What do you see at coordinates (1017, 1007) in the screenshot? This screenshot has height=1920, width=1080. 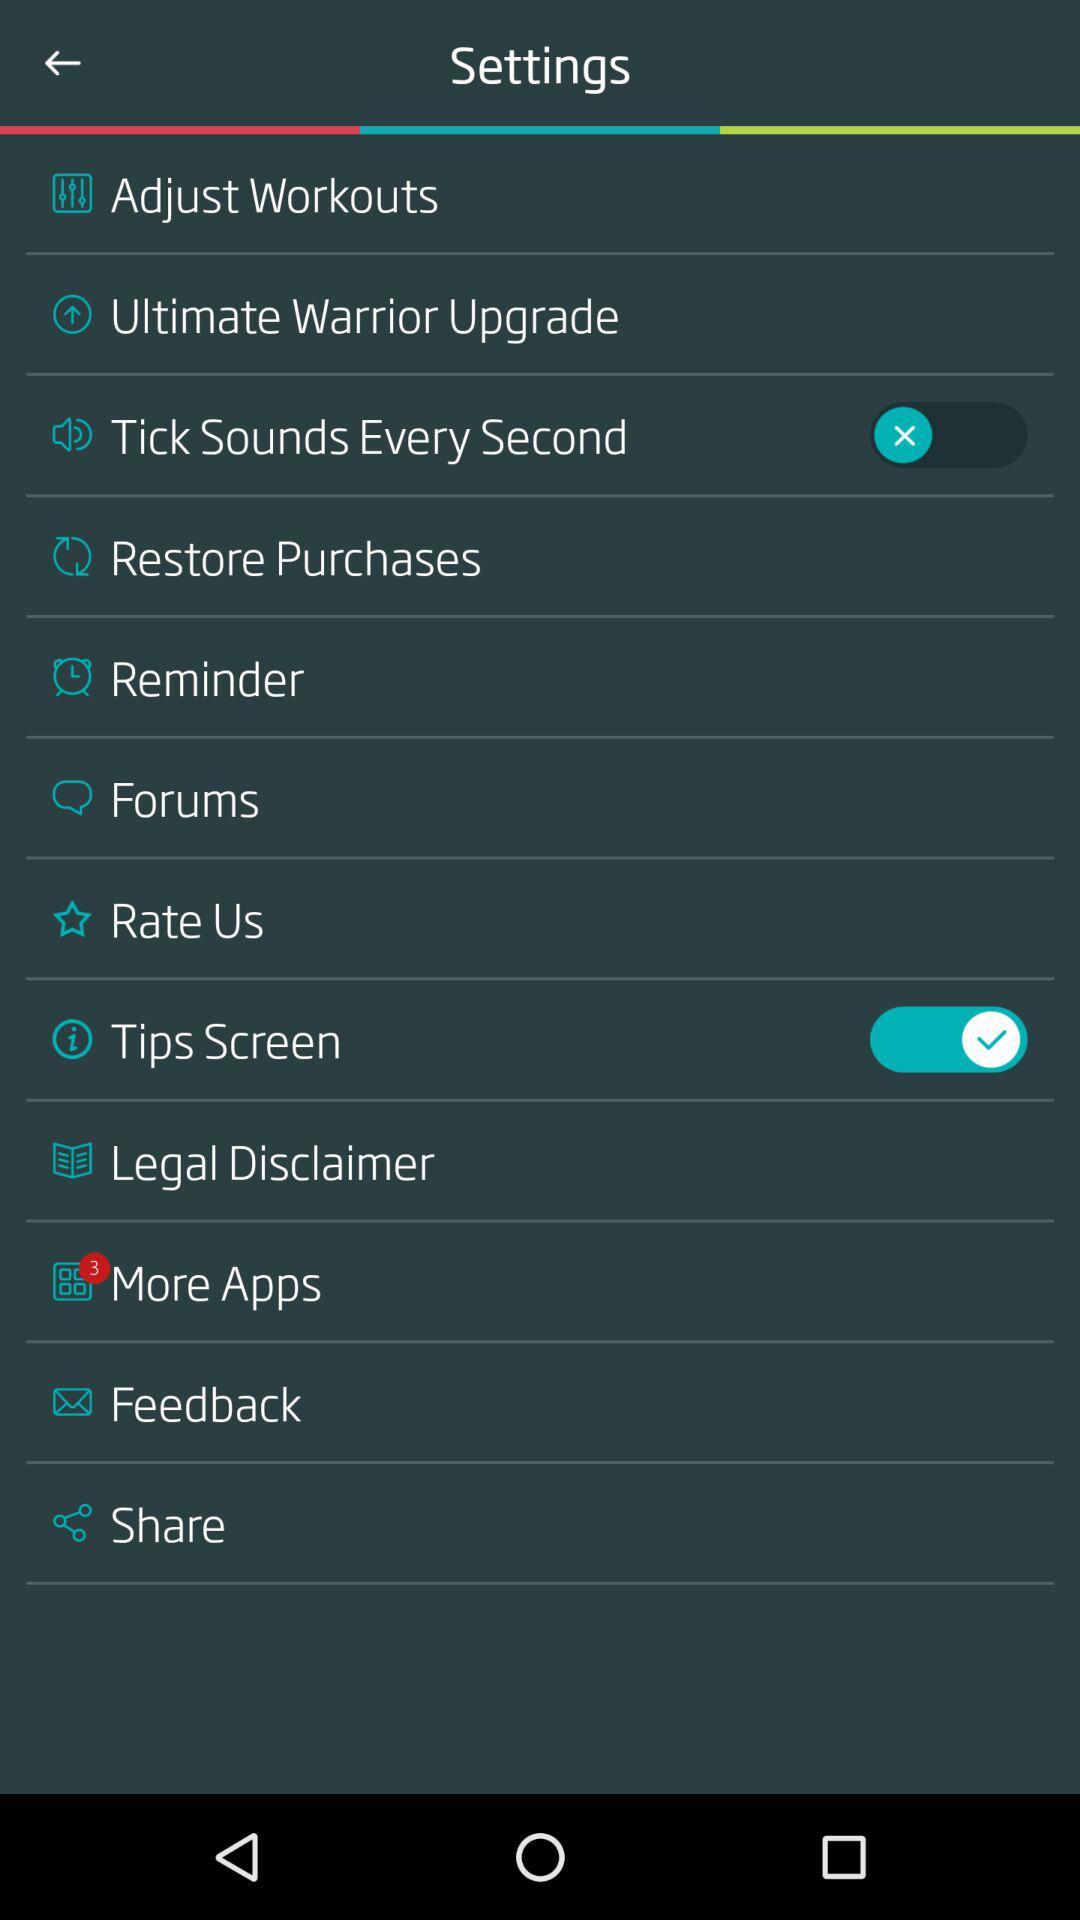 I see `the check icon` at bounding box center [1017, 1007].